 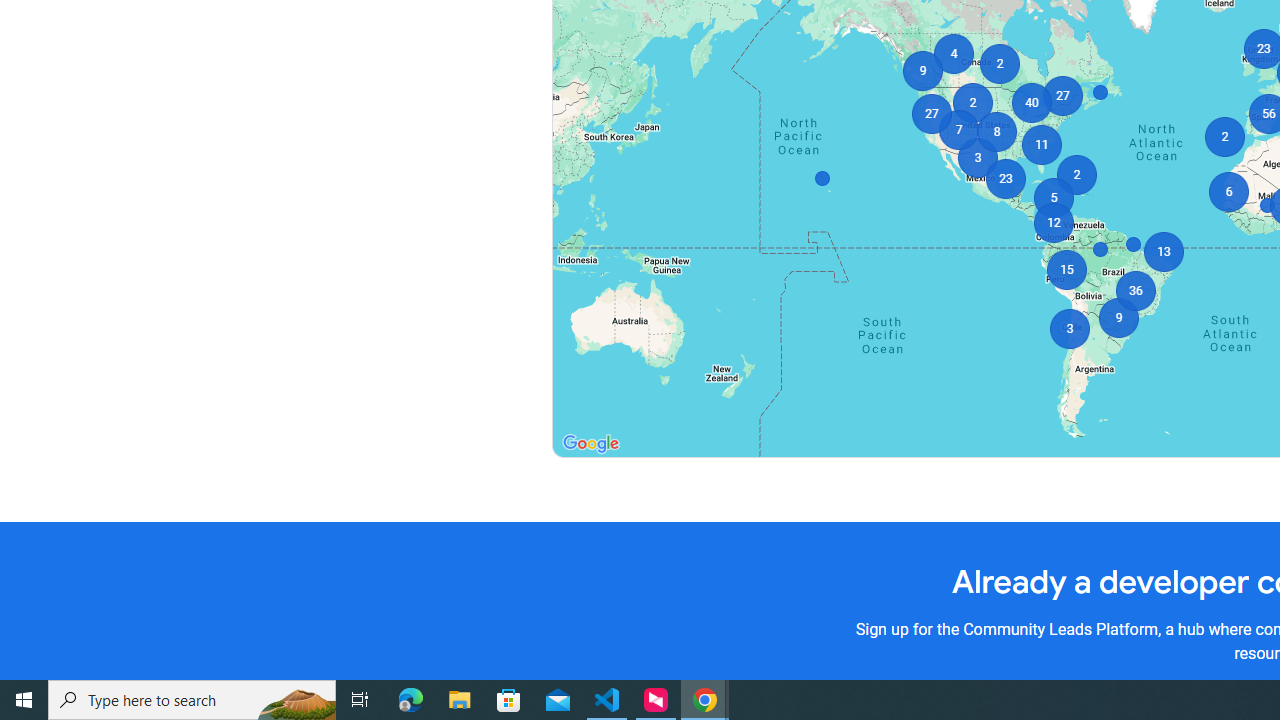 What do you see at coordinates (1052, 223) in the screenshot?
I see `'12'` at bounding box center [1052, 223].